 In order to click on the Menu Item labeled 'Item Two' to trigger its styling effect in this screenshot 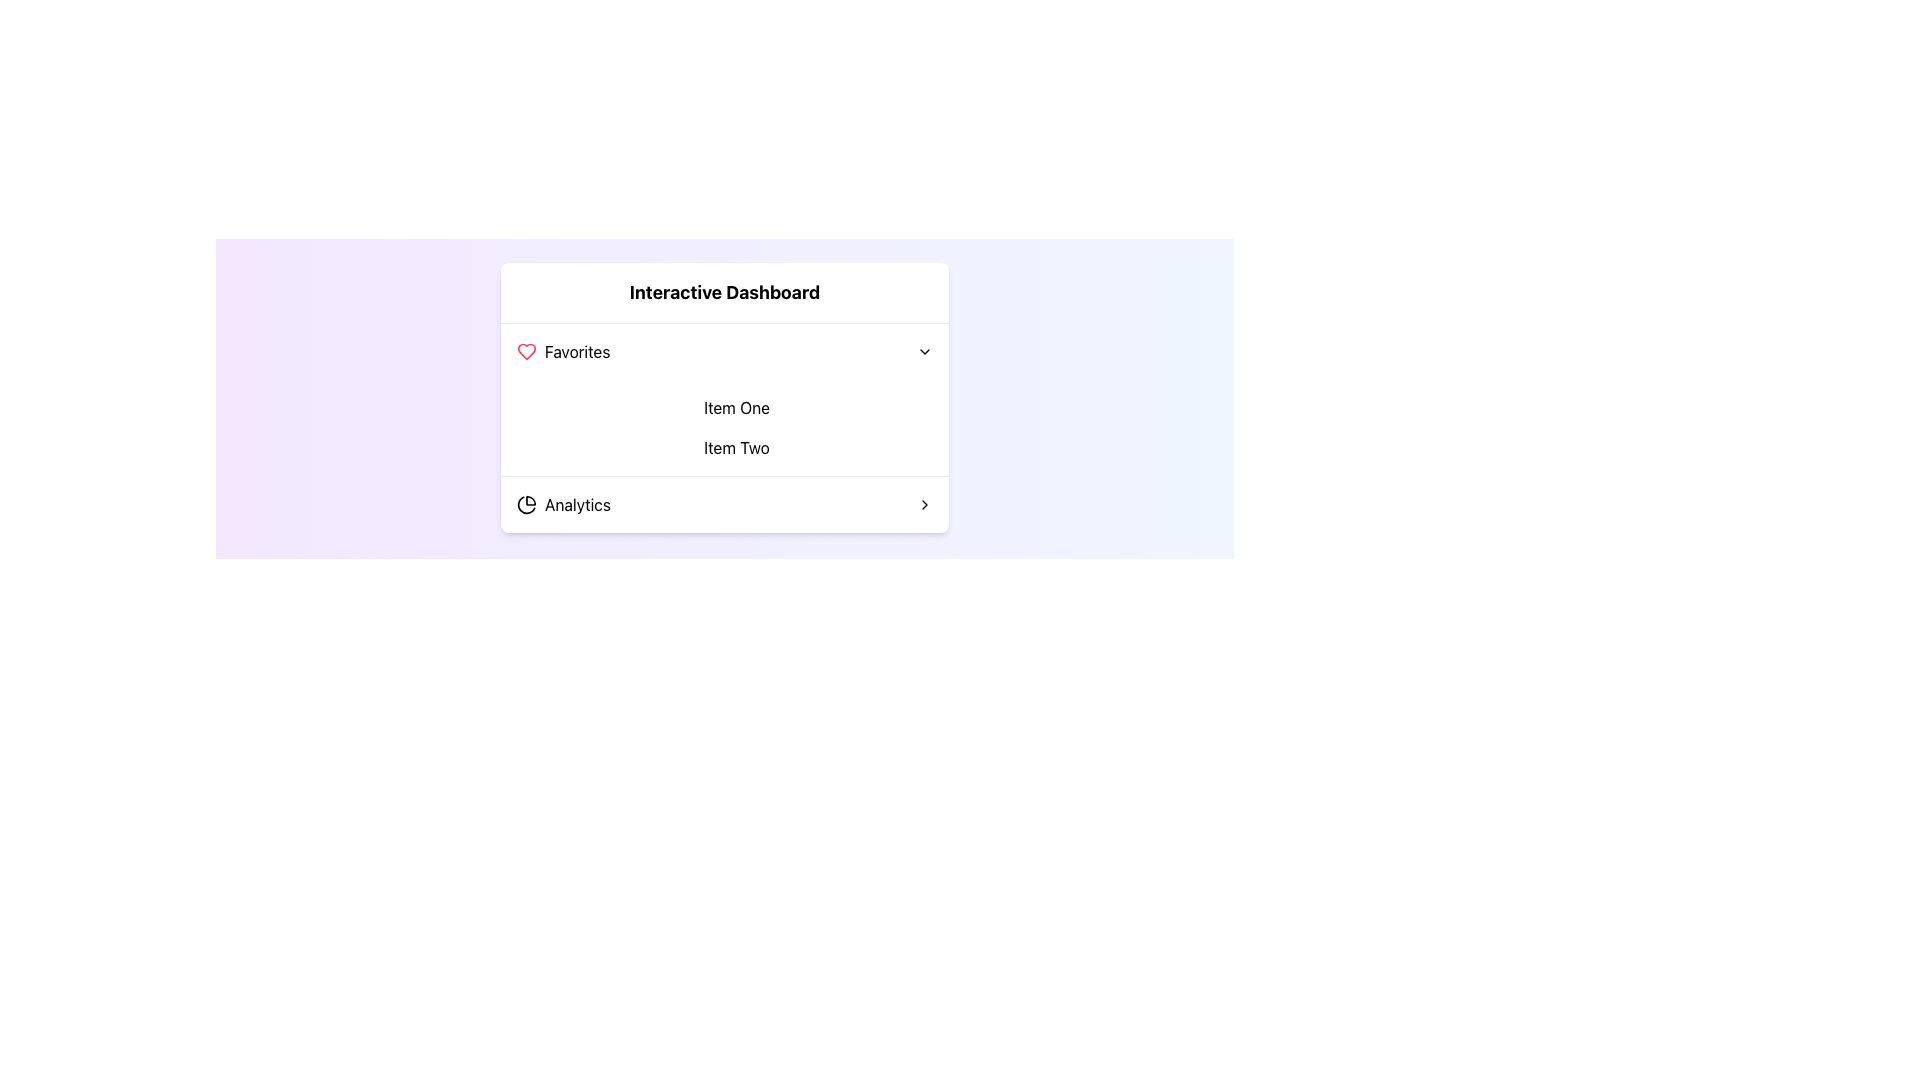, I will do `click(736, 446)`.